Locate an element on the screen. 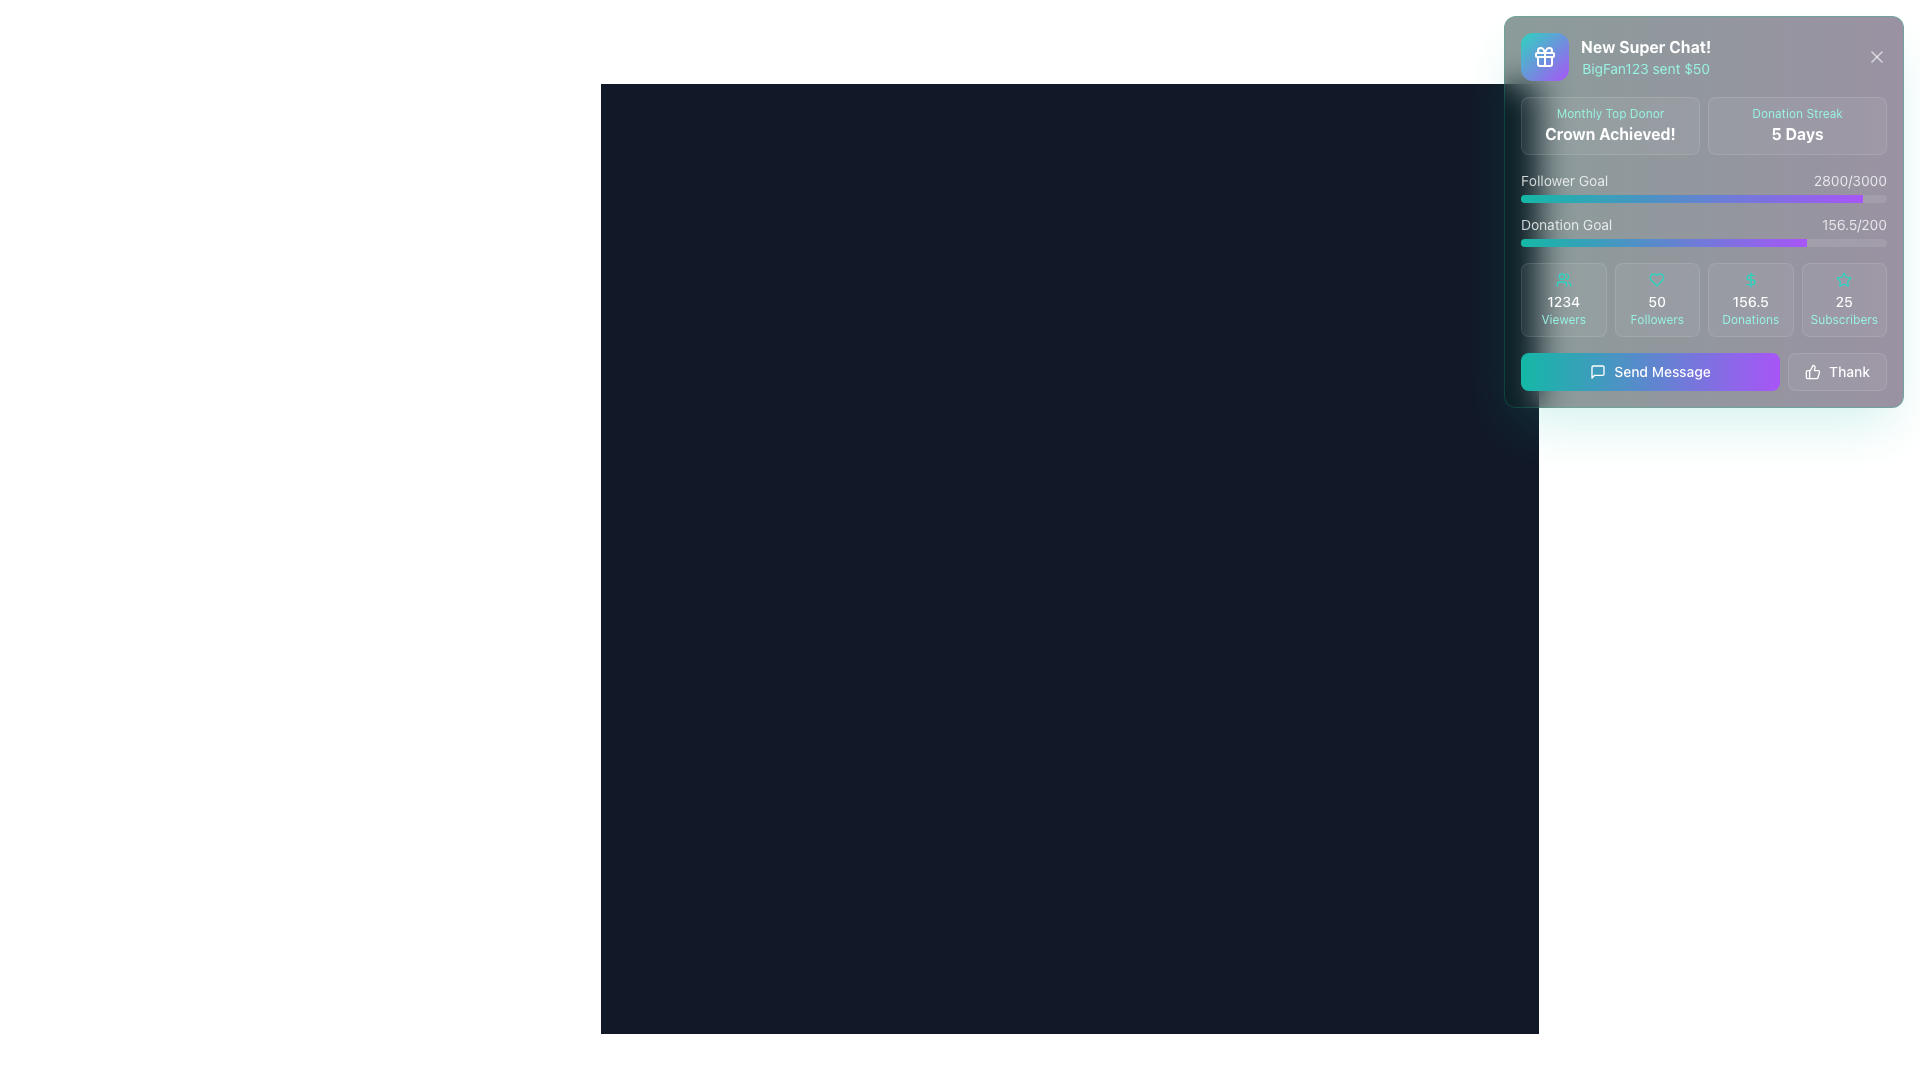 Image resolution: width=1920 pixels, height=1080 pixels. the graphical icon component that represents a gift box within the upper left corner of the popup widget is located at coordinates (1544, 60).